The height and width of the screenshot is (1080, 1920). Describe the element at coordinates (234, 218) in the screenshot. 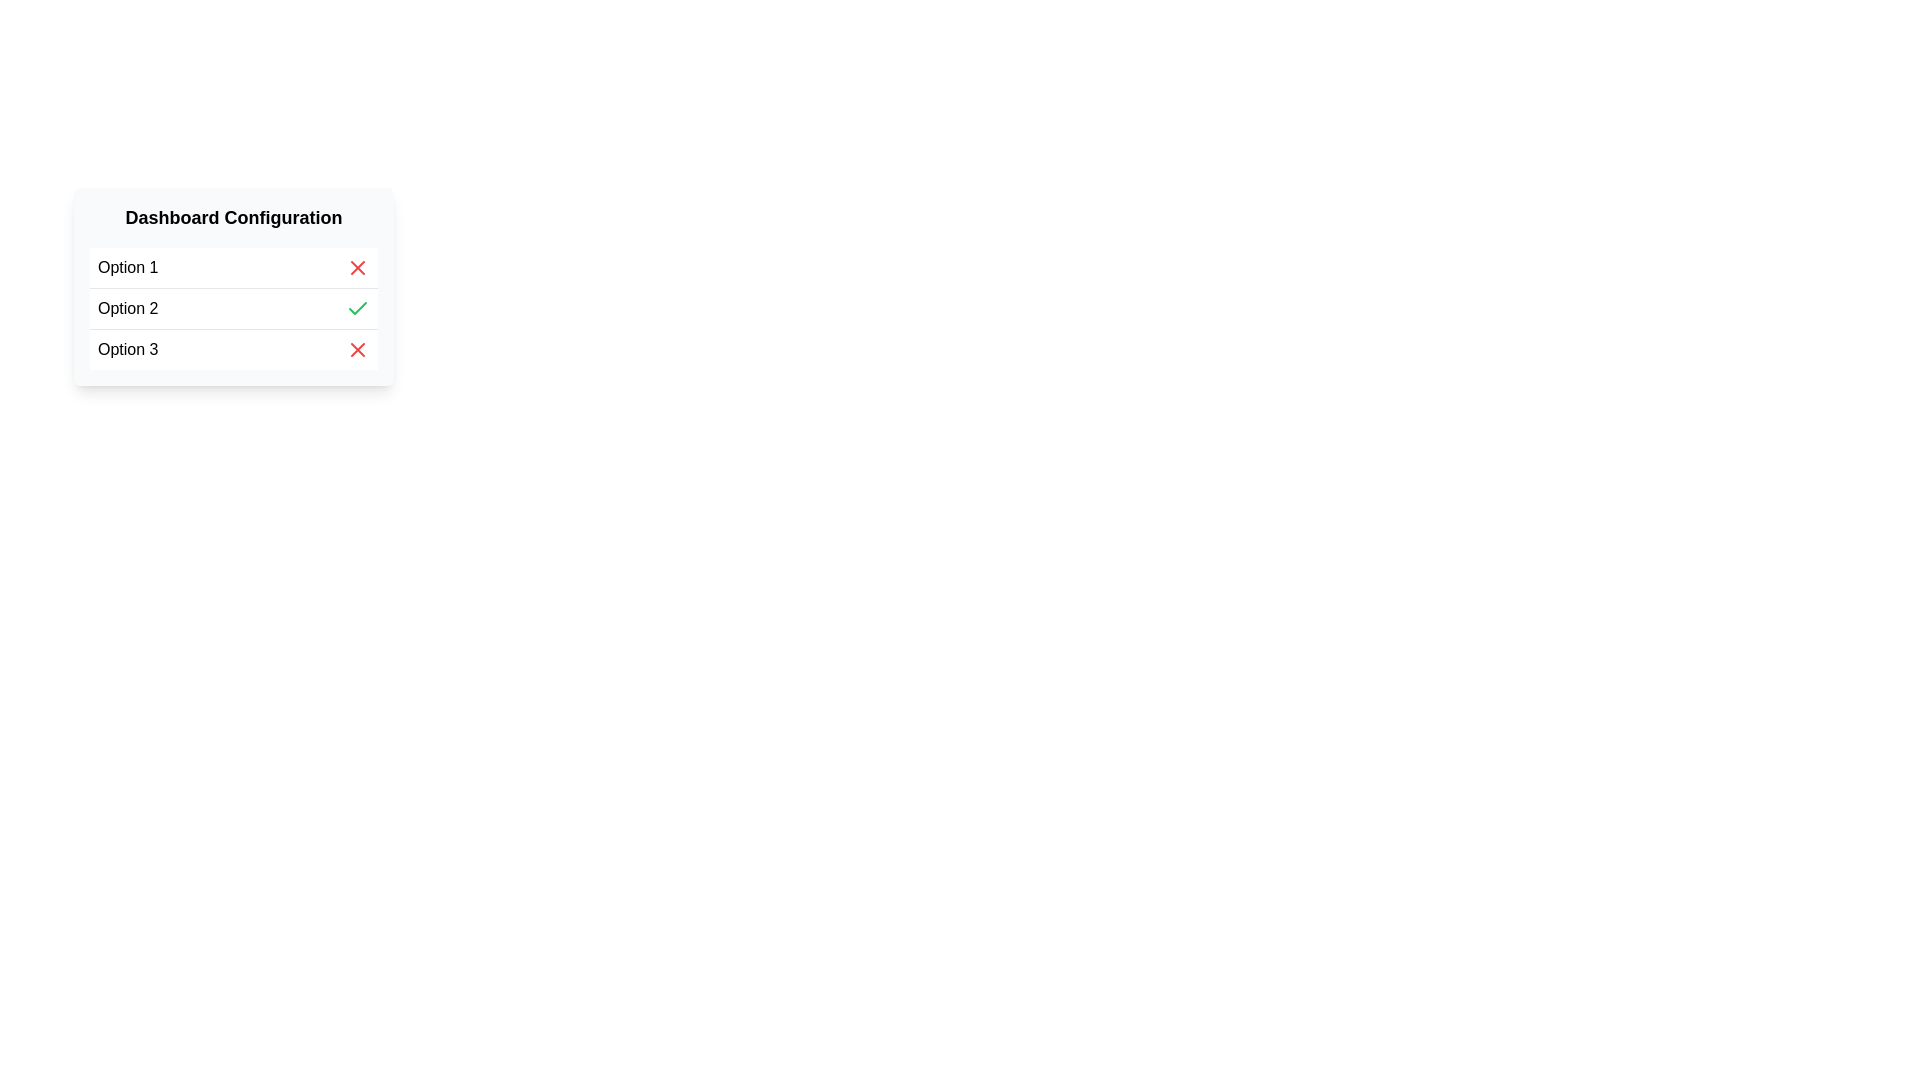

I see `the Text Label that serves as the title or header of the configuration section, which is located at the top of a card-like structure with rounded corners` at that location.